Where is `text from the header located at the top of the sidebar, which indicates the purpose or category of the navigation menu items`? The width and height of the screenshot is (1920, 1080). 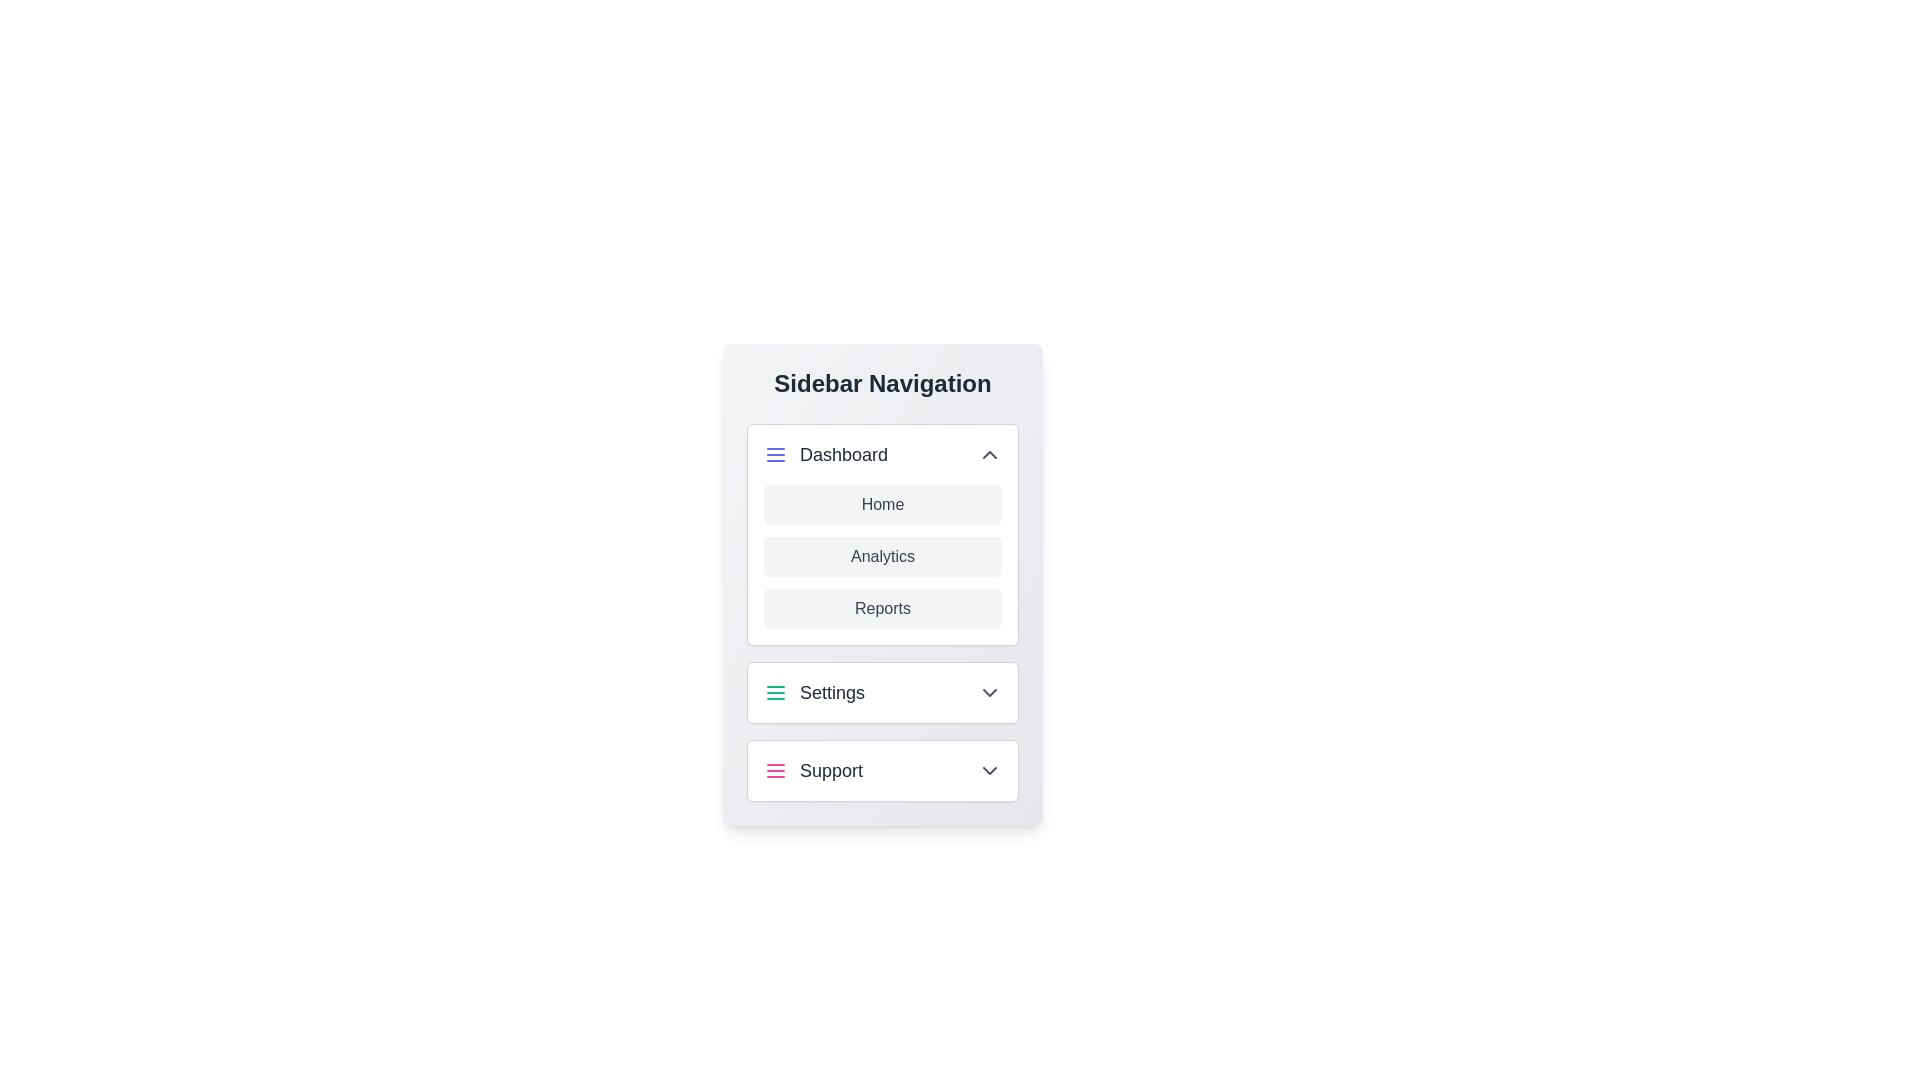 text from the header located at the top of the sidebar, which indicates the purpose or category of the navigation menu items is located at coordinates (882, 384).